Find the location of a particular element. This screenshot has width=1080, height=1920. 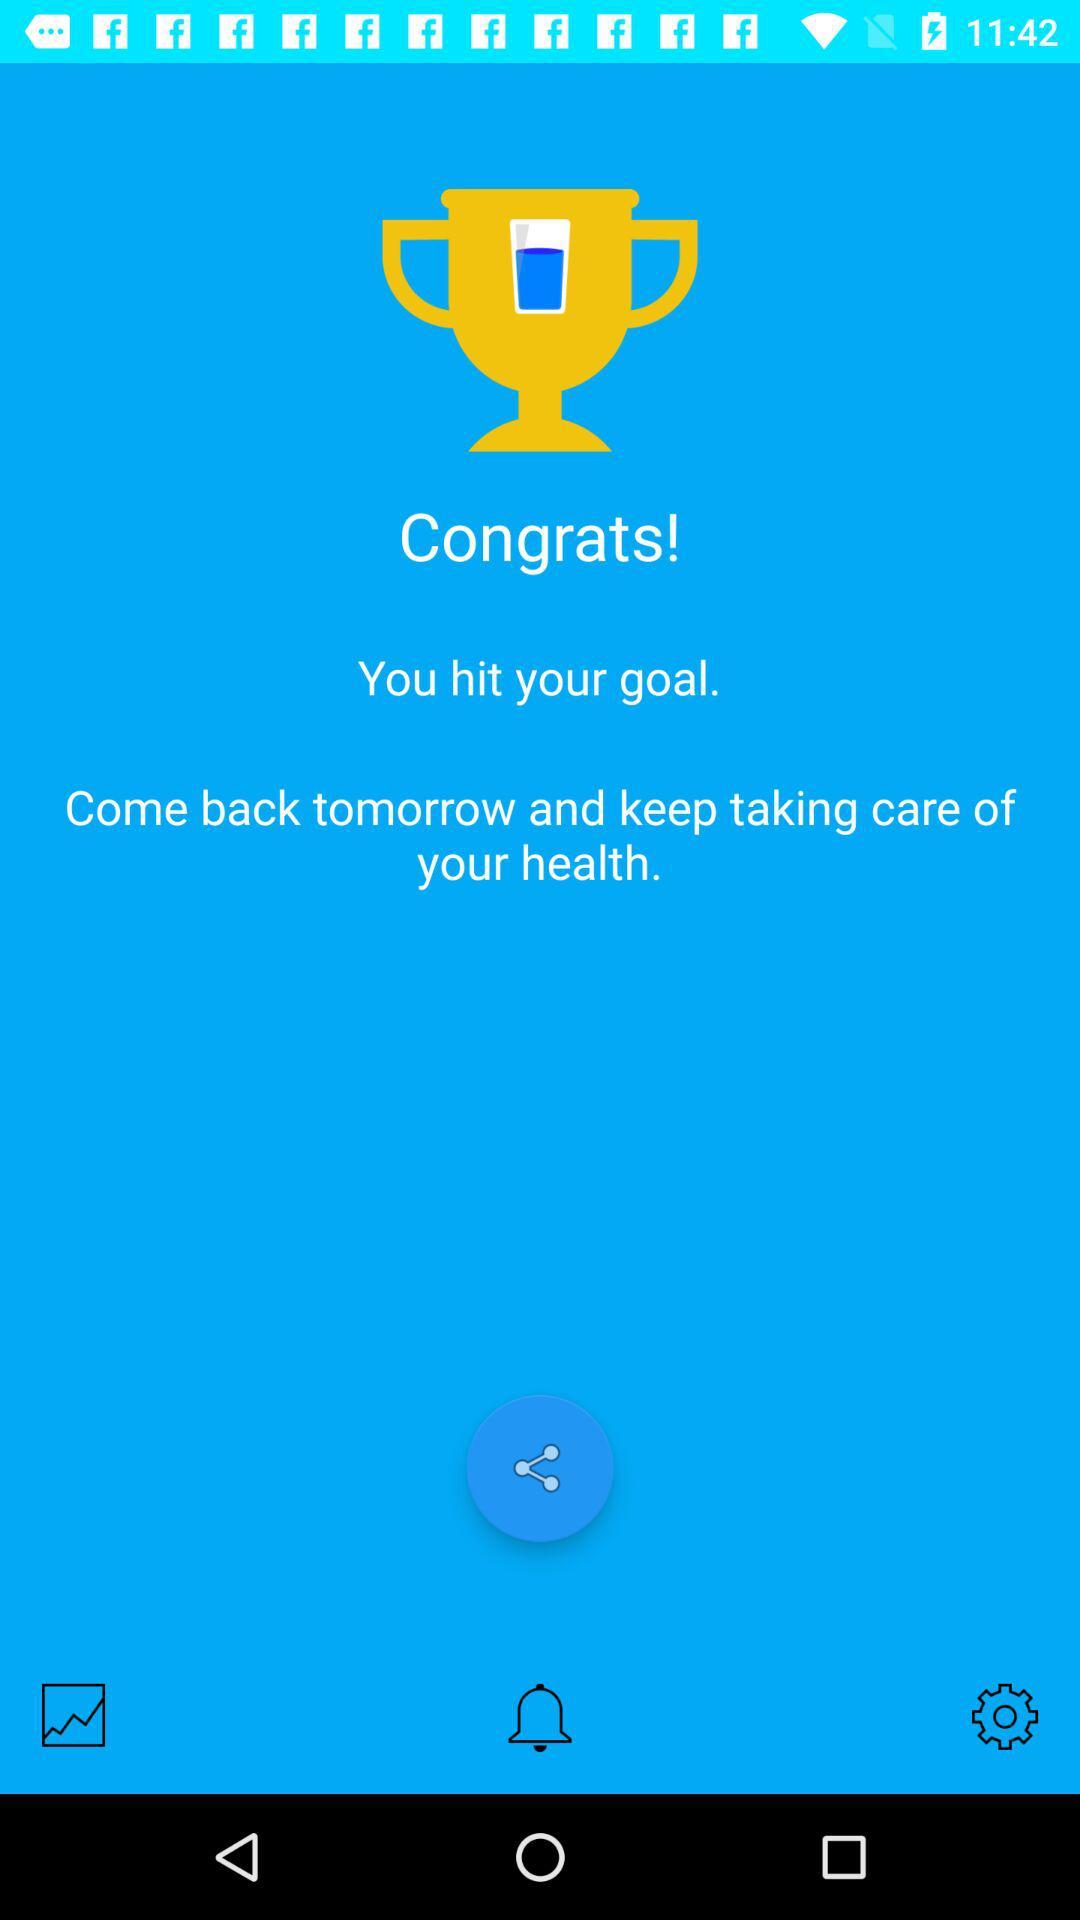

the settings icon is located at coordinates (1005, 1715).